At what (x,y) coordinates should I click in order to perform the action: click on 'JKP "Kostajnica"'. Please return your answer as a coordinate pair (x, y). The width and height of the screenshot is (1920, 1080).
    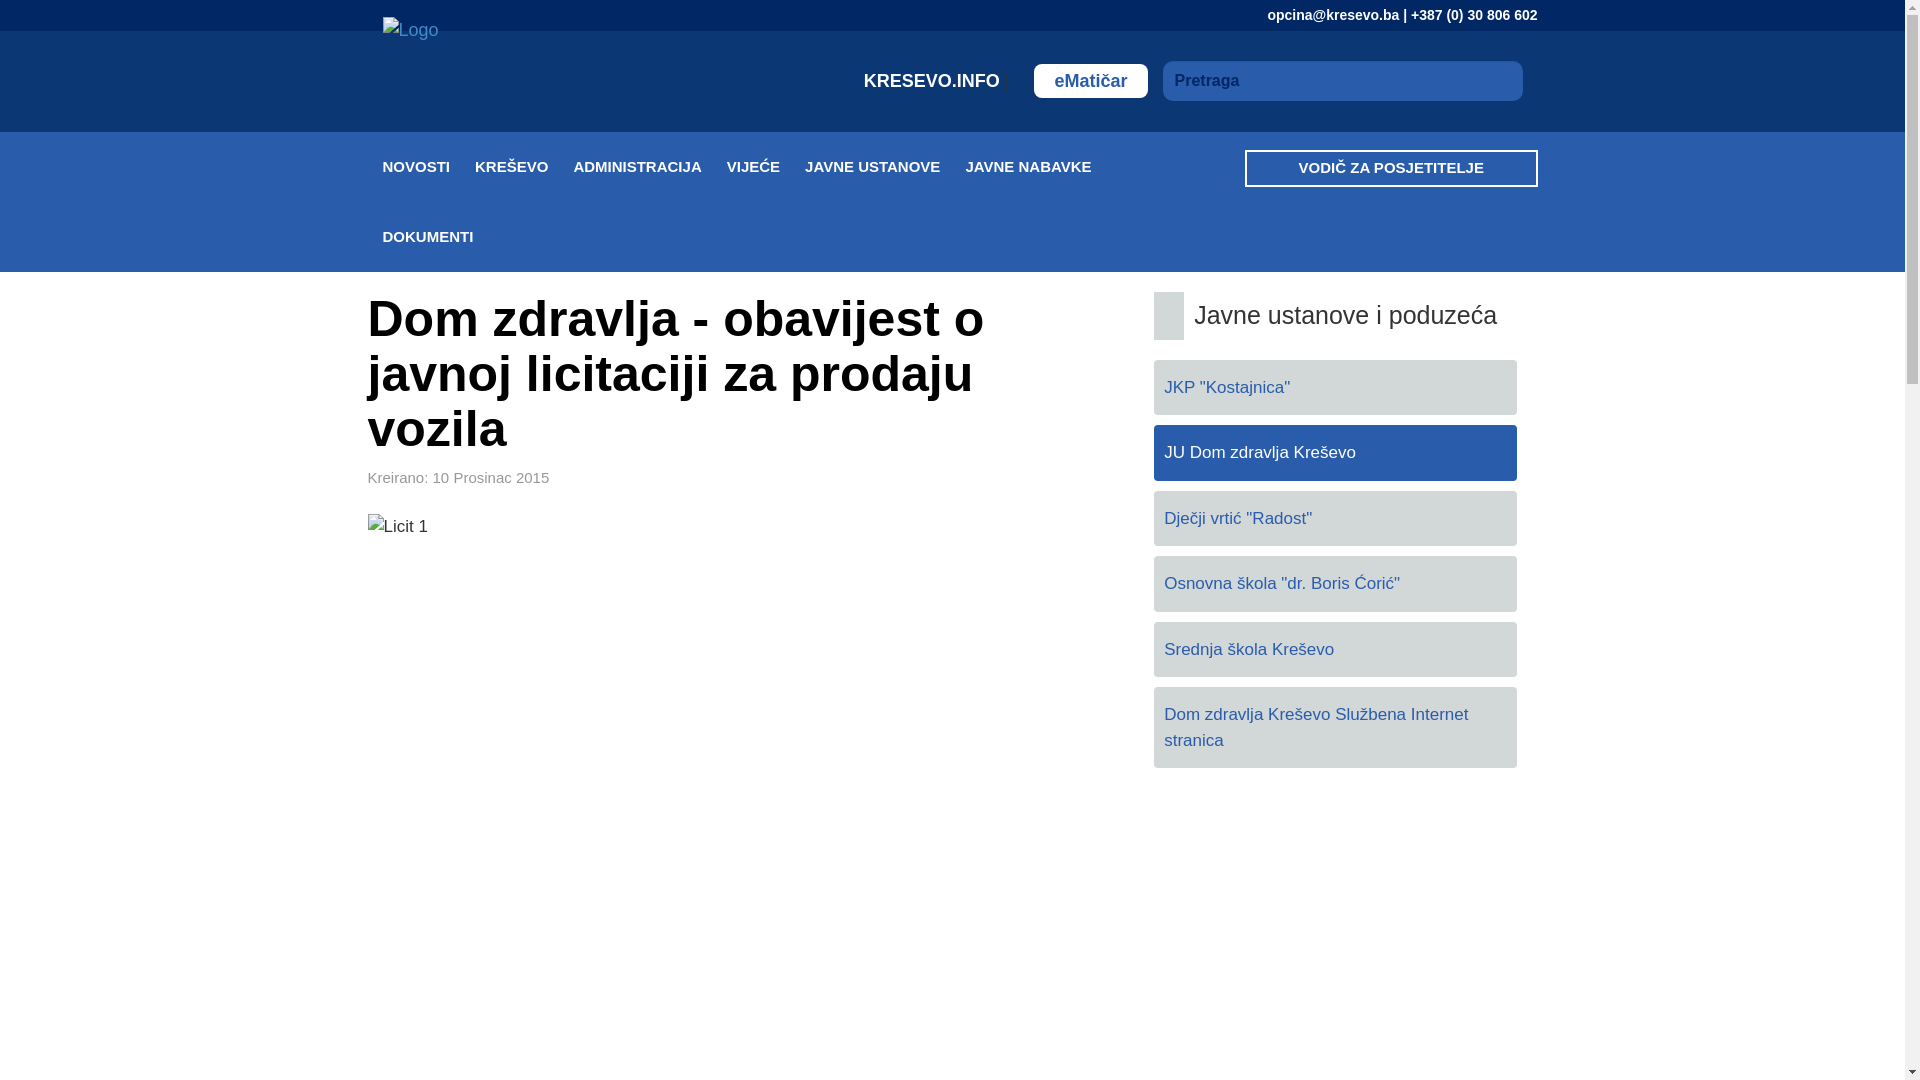
    Looking at the image, I should click on (1335, 388).